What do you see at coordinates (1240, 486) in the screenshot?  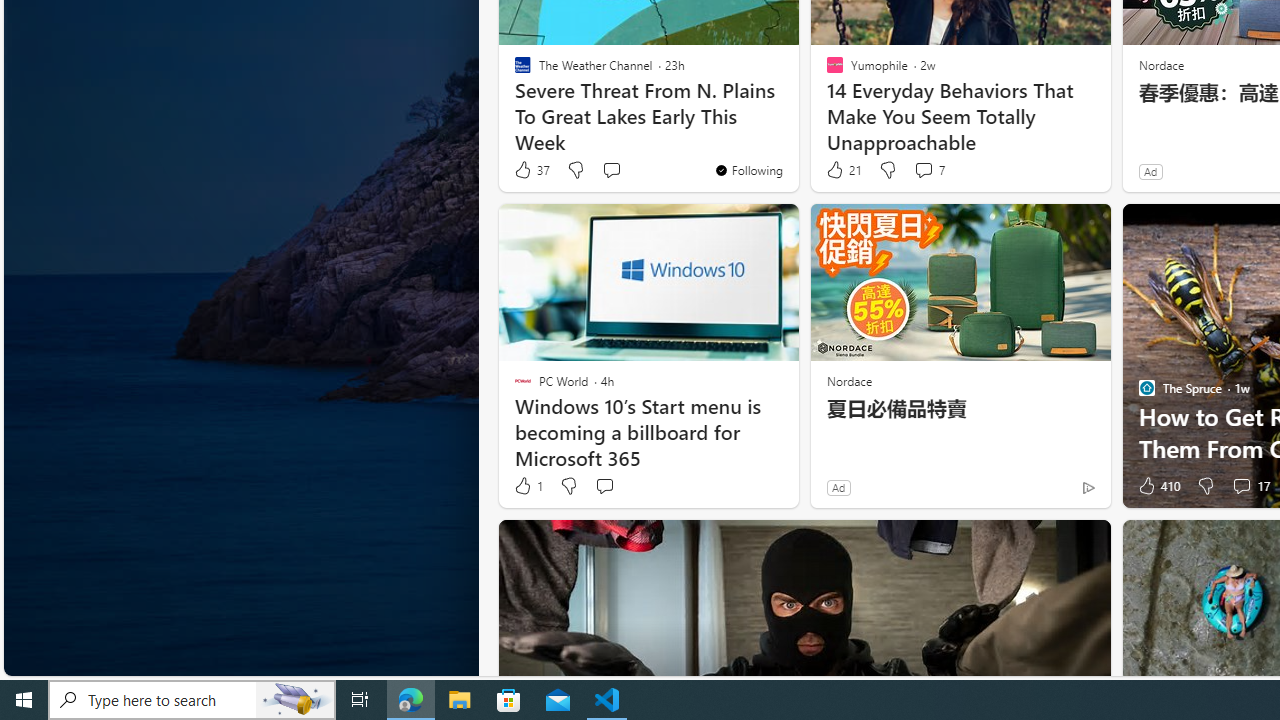 I see `'View comments 17 Comment'` at bounding box center [1240, 486].